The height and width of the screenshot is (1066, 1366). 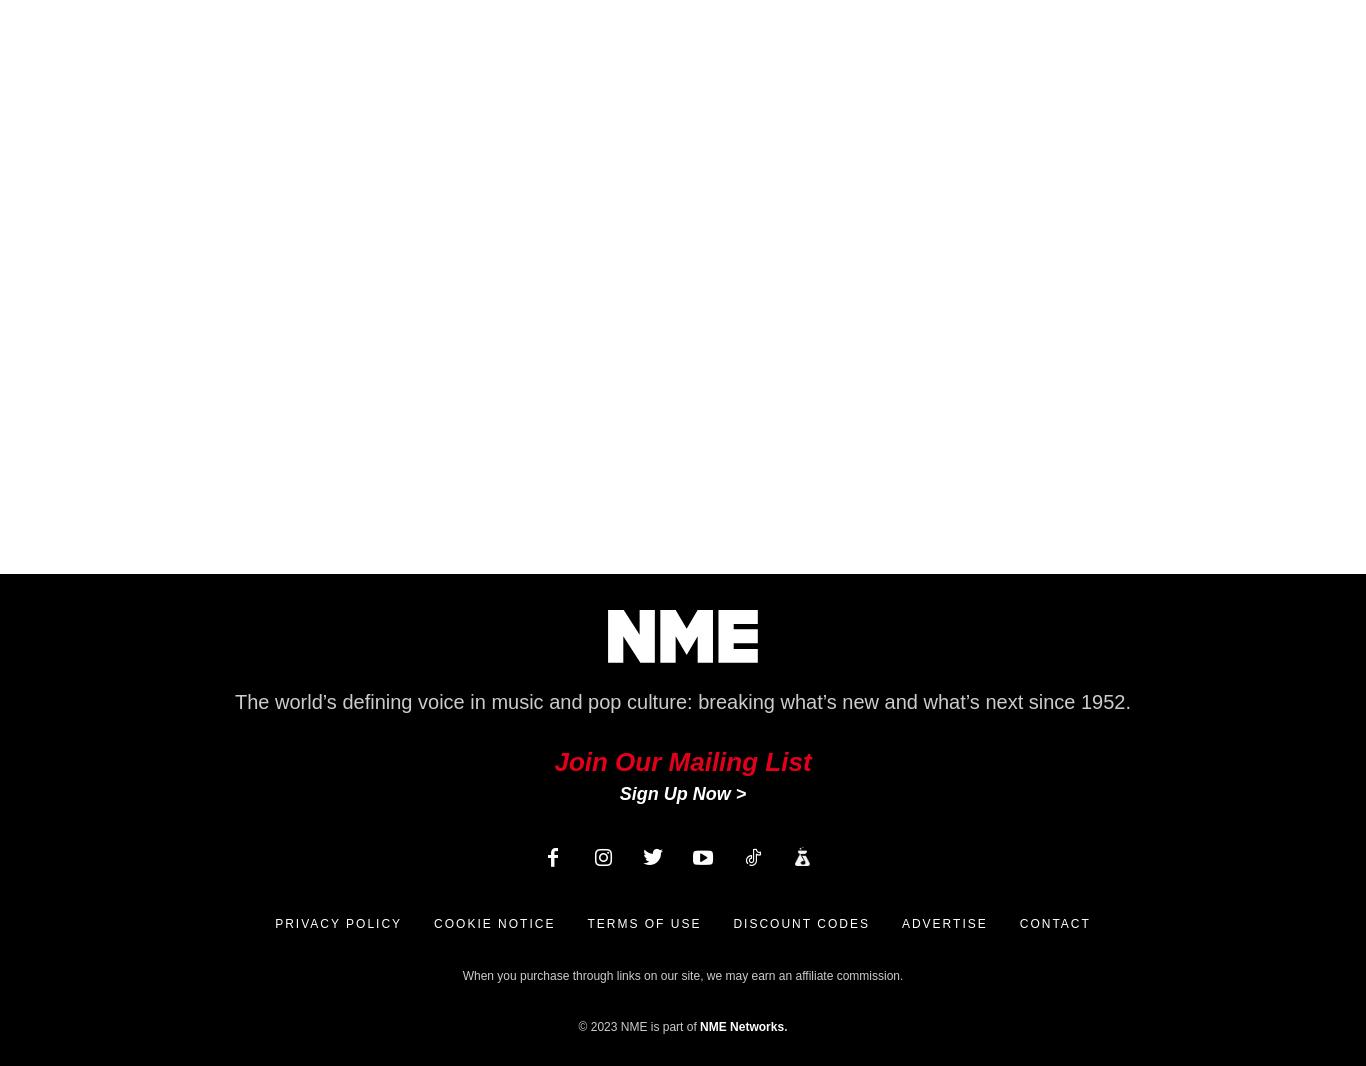 I want to click on '.', so click(x=785, y=1026).